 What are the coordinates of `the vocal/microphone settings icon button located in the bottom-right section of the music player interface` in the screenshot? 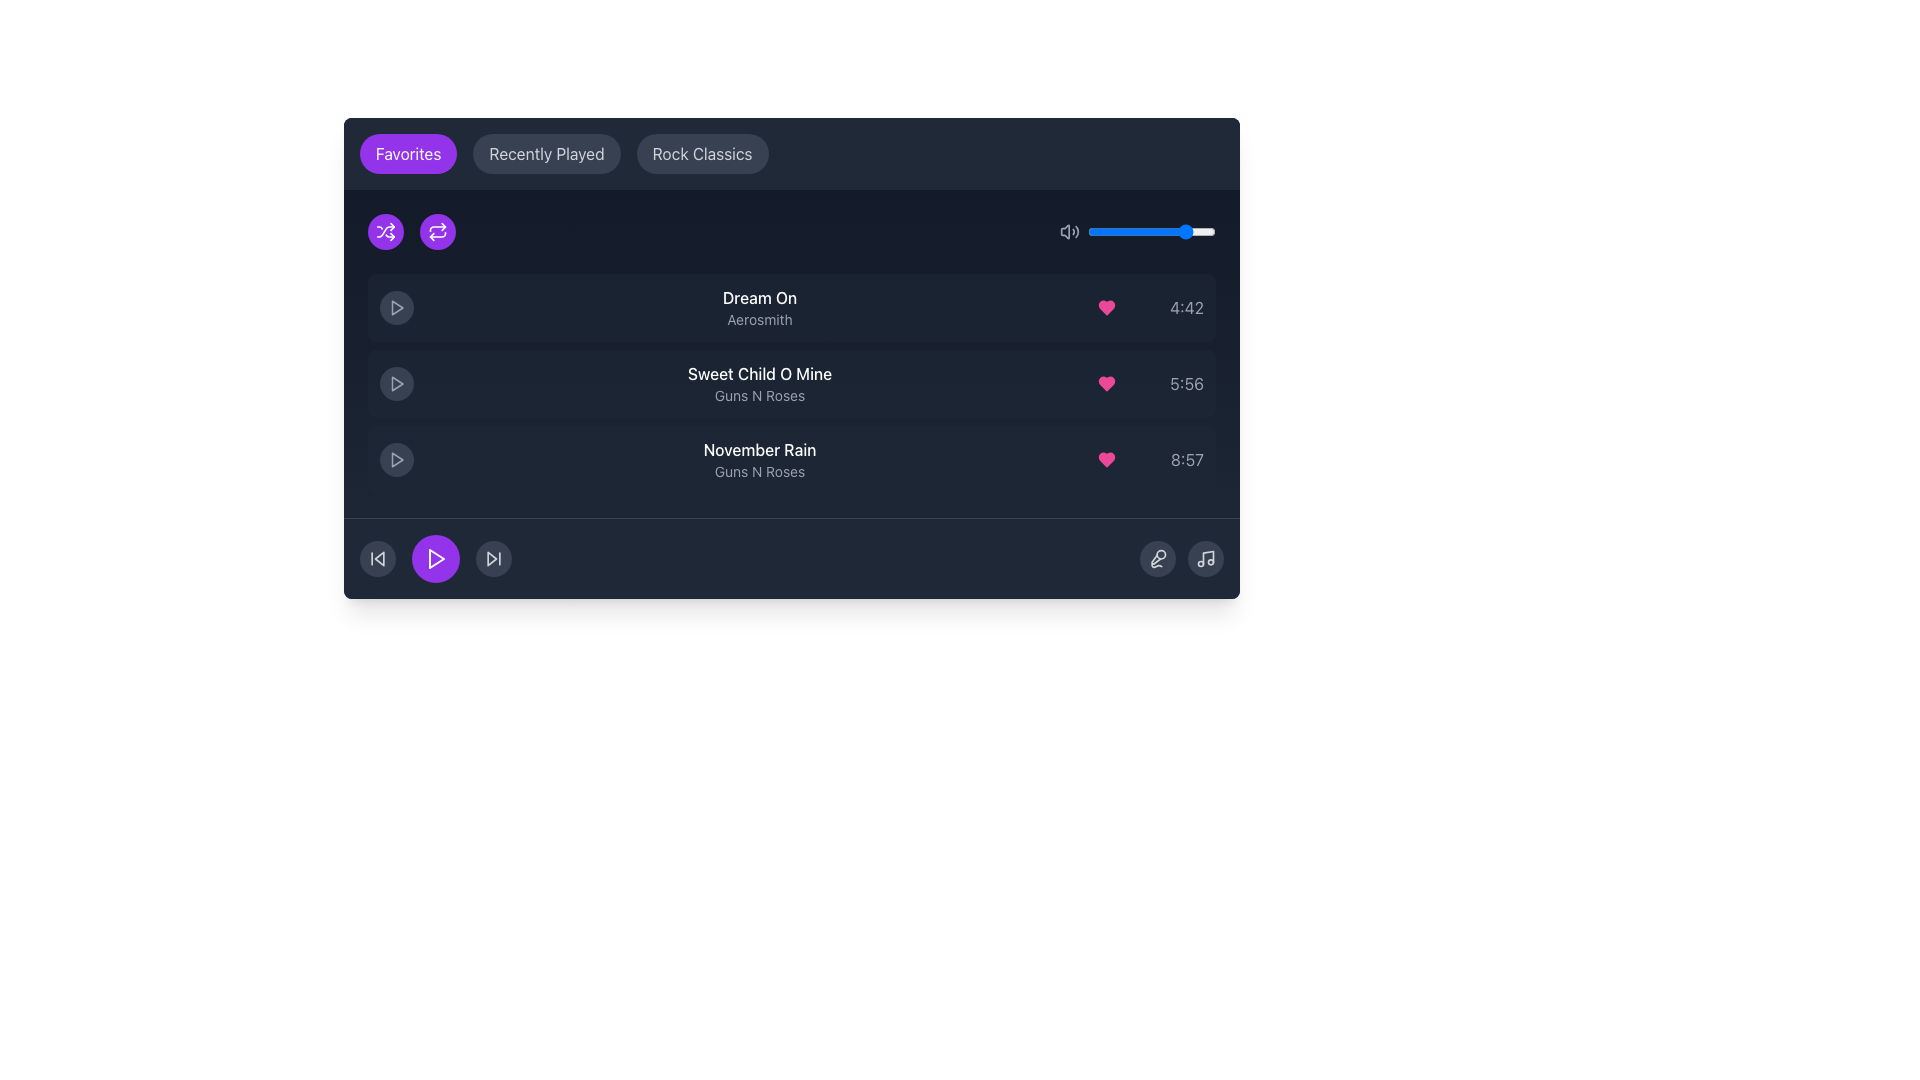 It's located at (1157, 559).